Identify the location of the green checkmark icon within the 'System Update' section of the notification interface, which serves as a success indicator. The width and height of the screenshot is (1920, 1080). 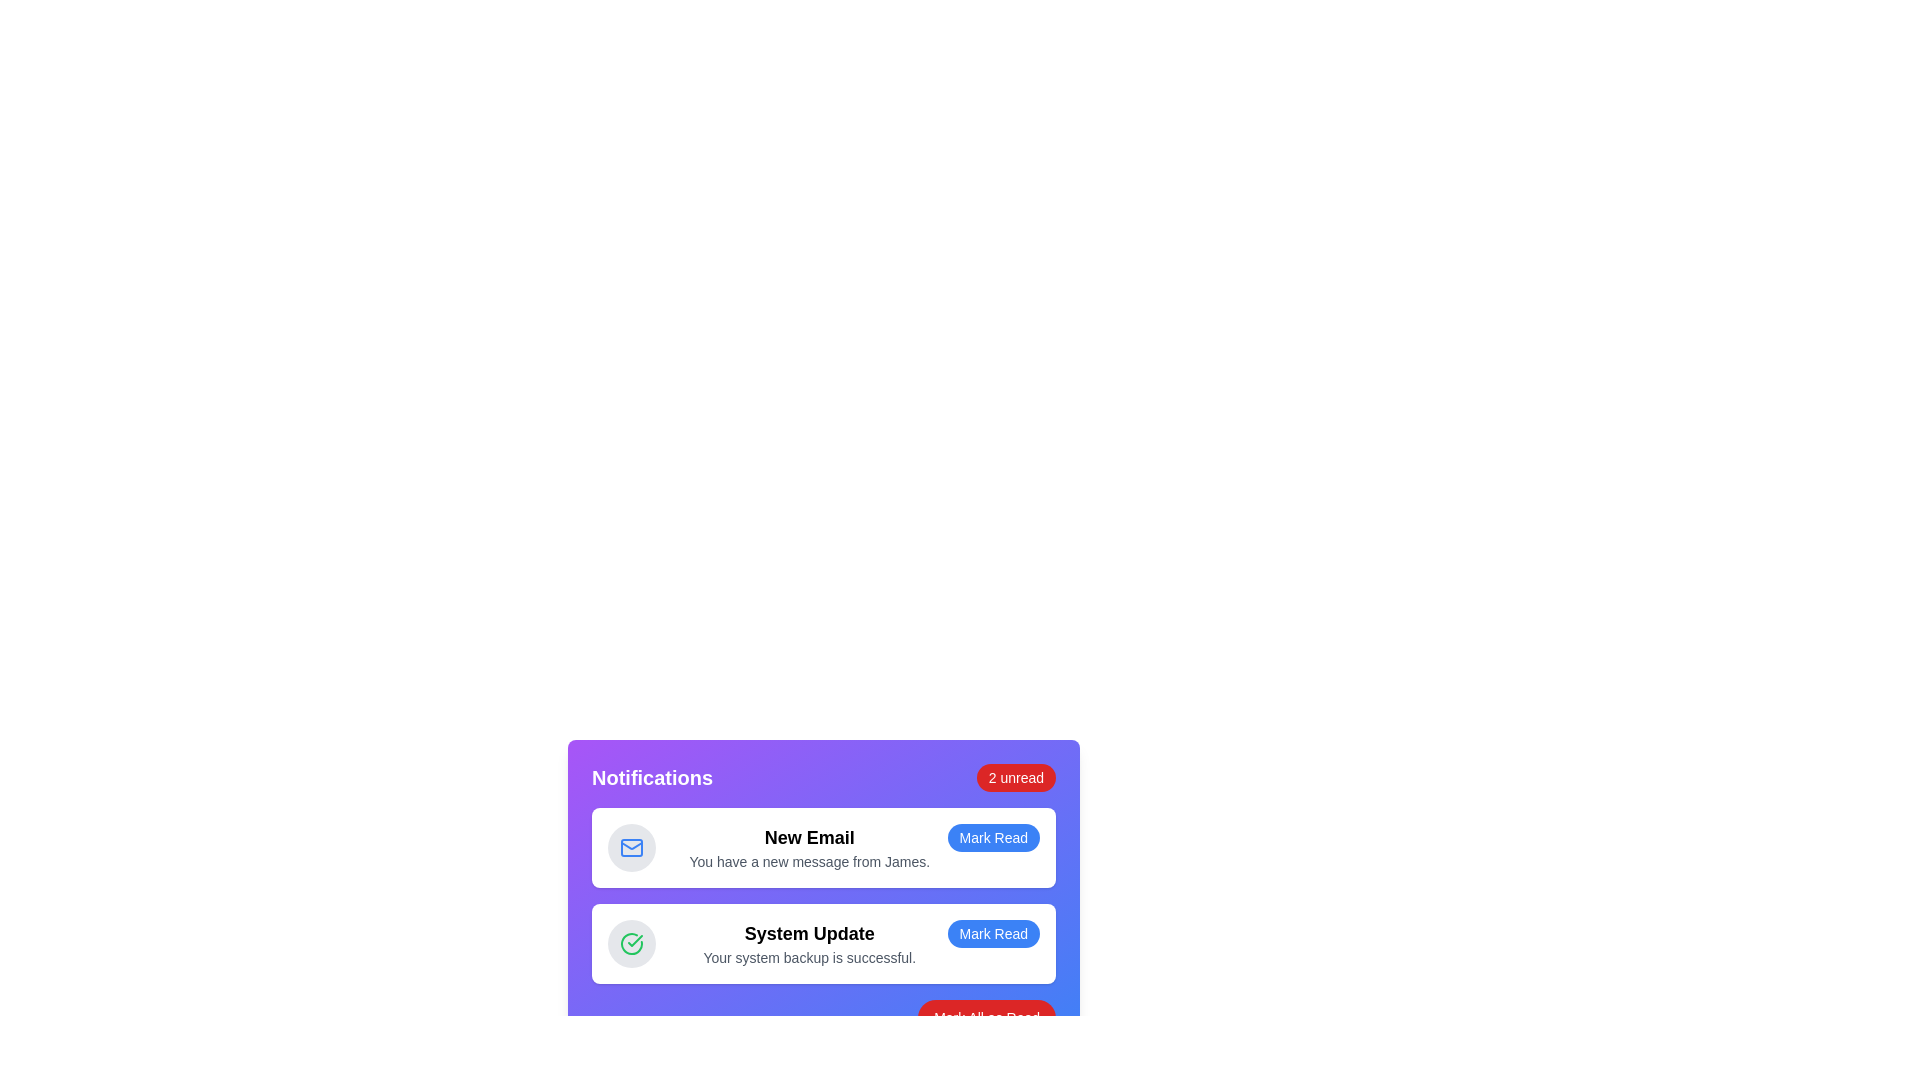
(634, 941).